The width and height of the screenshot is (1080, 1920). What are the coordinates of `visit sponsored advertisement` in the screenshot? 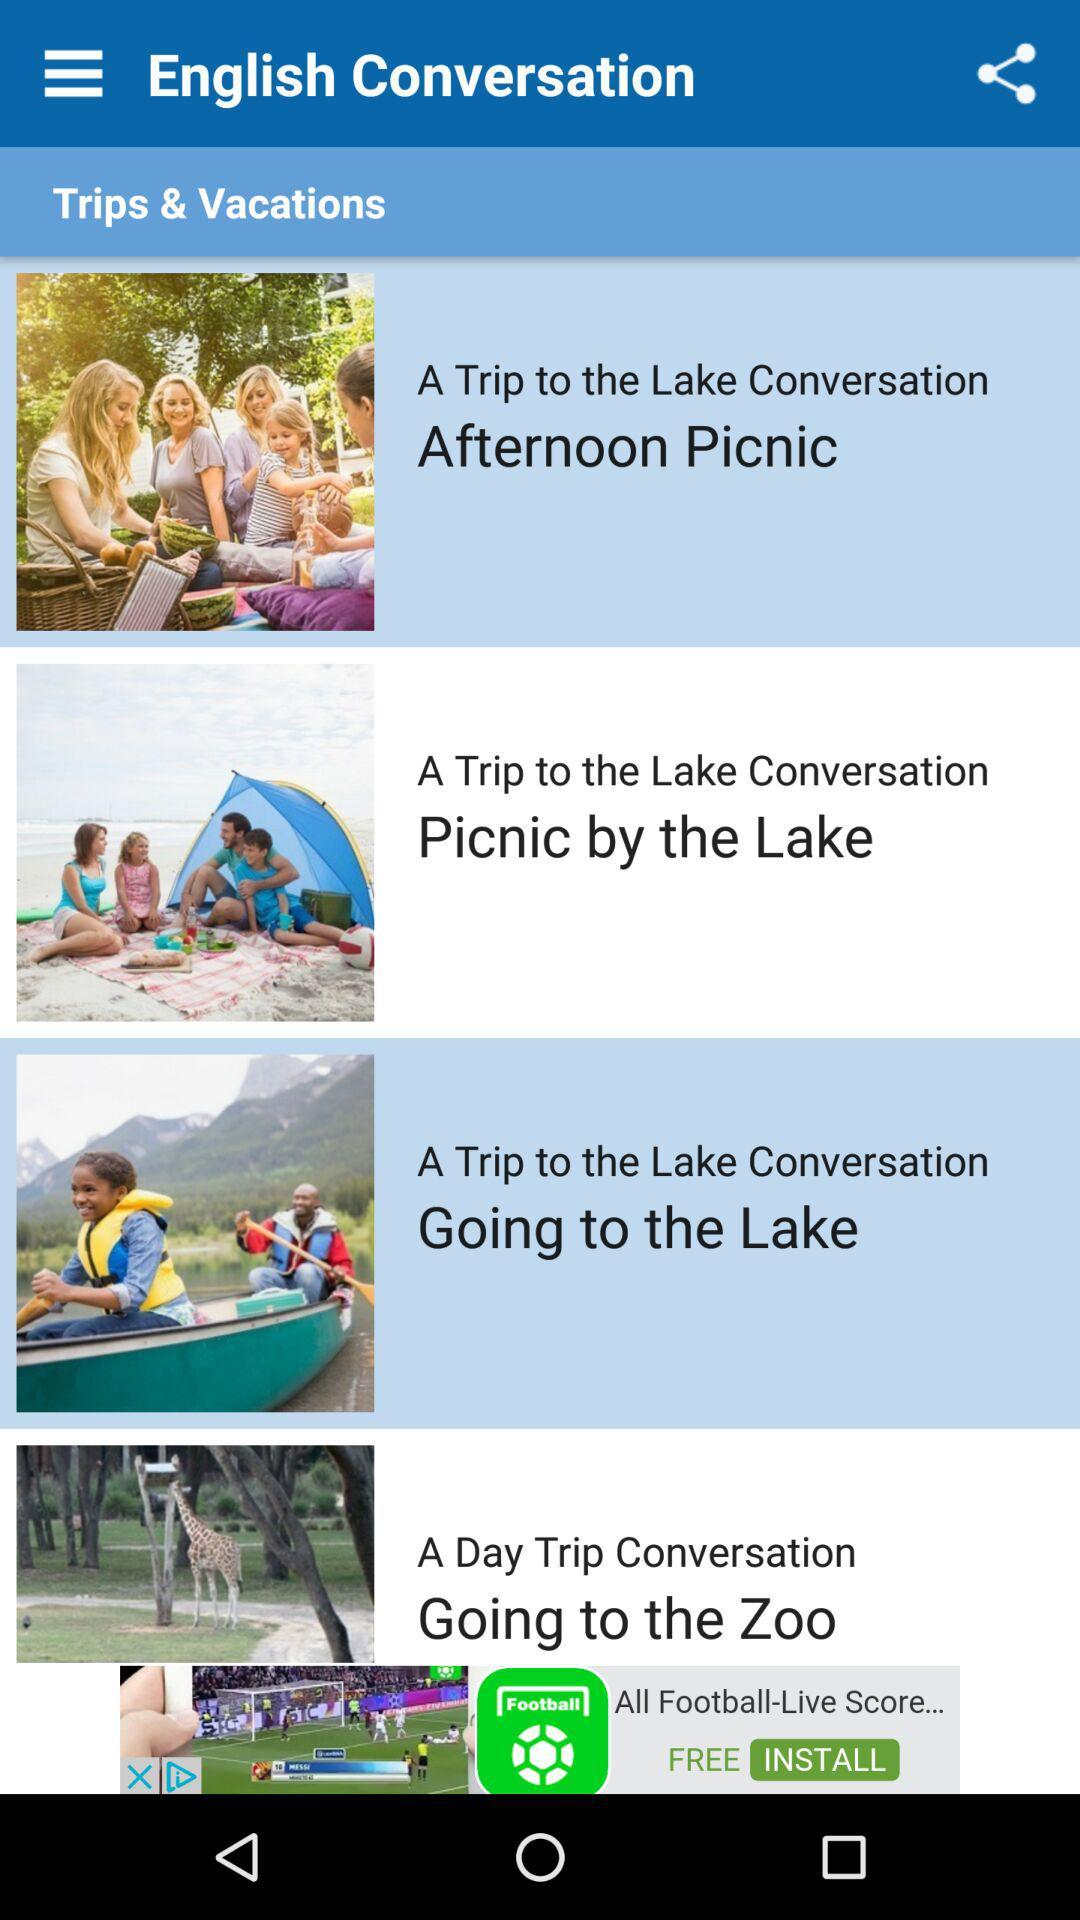 It's located at (540, 1727).